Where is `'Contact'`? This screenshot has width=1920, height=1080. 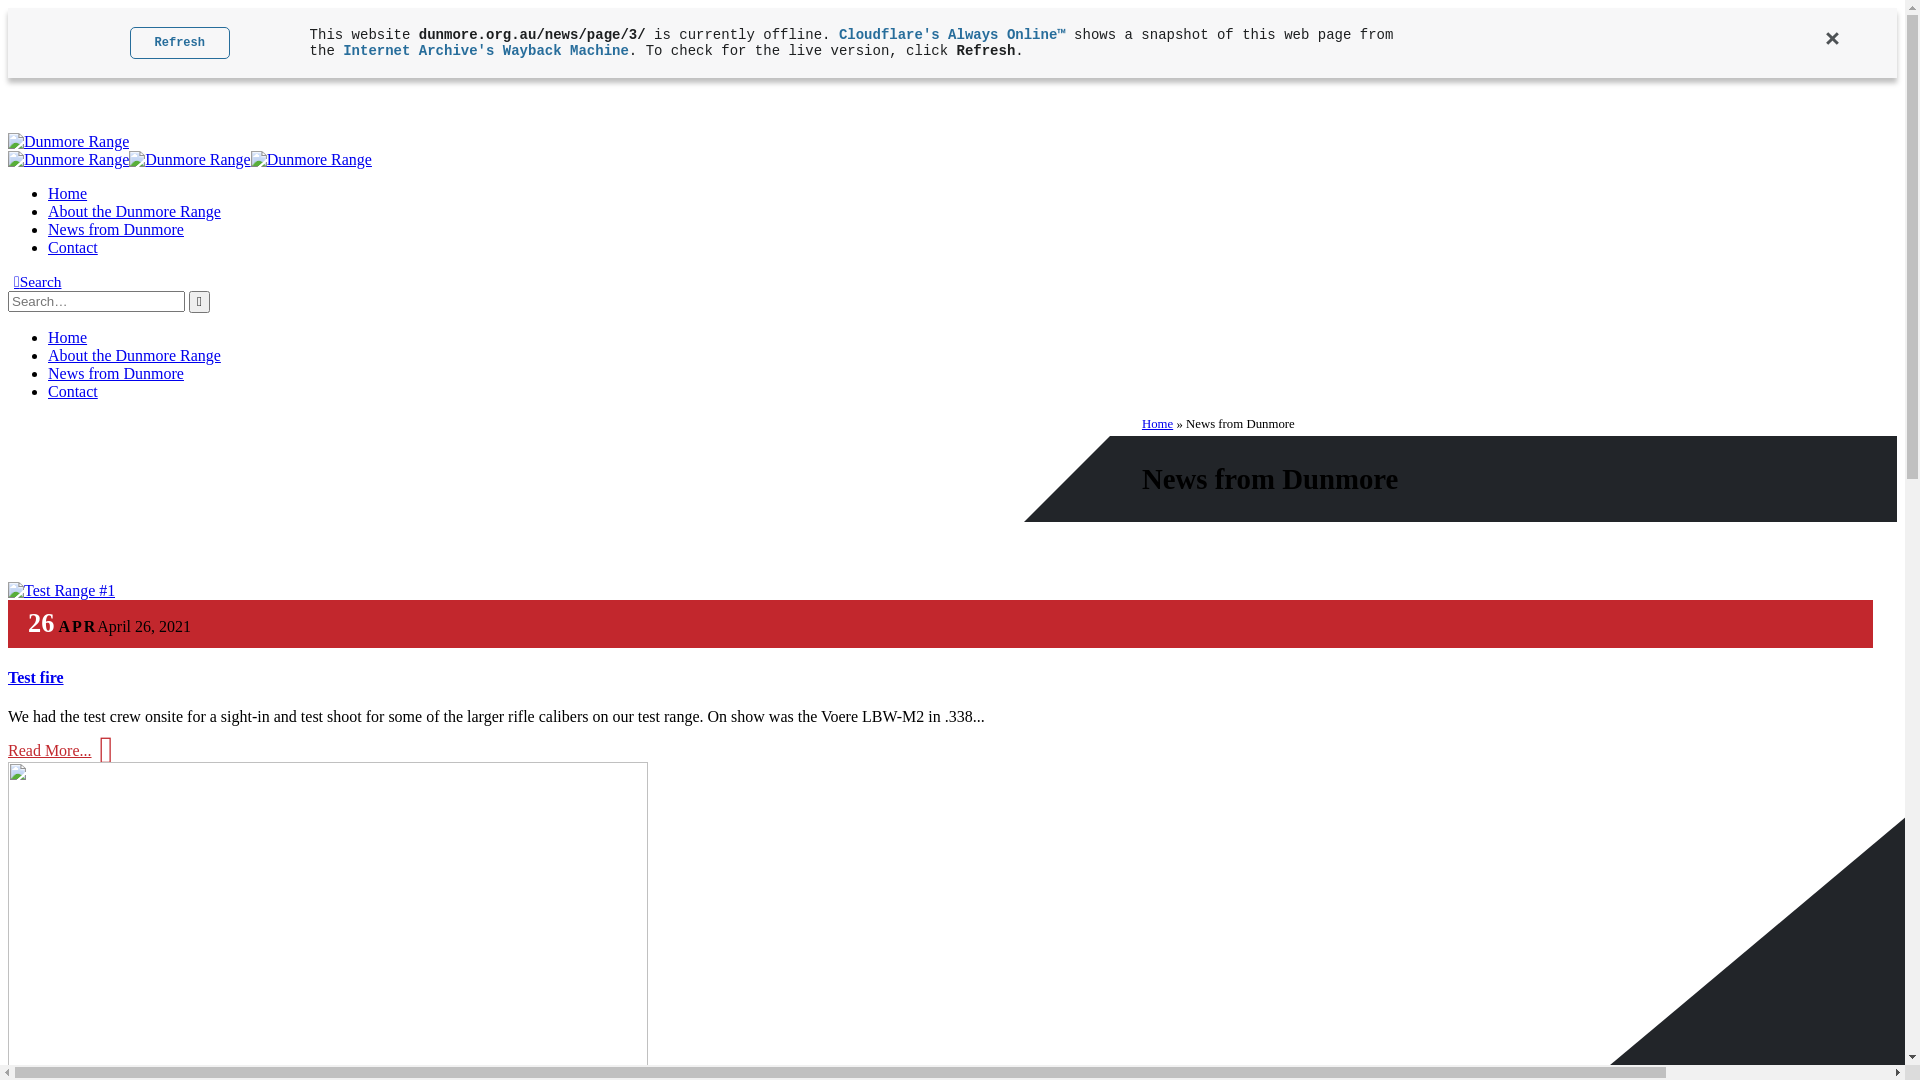 'Contact' is located at coordinates (48, 391).